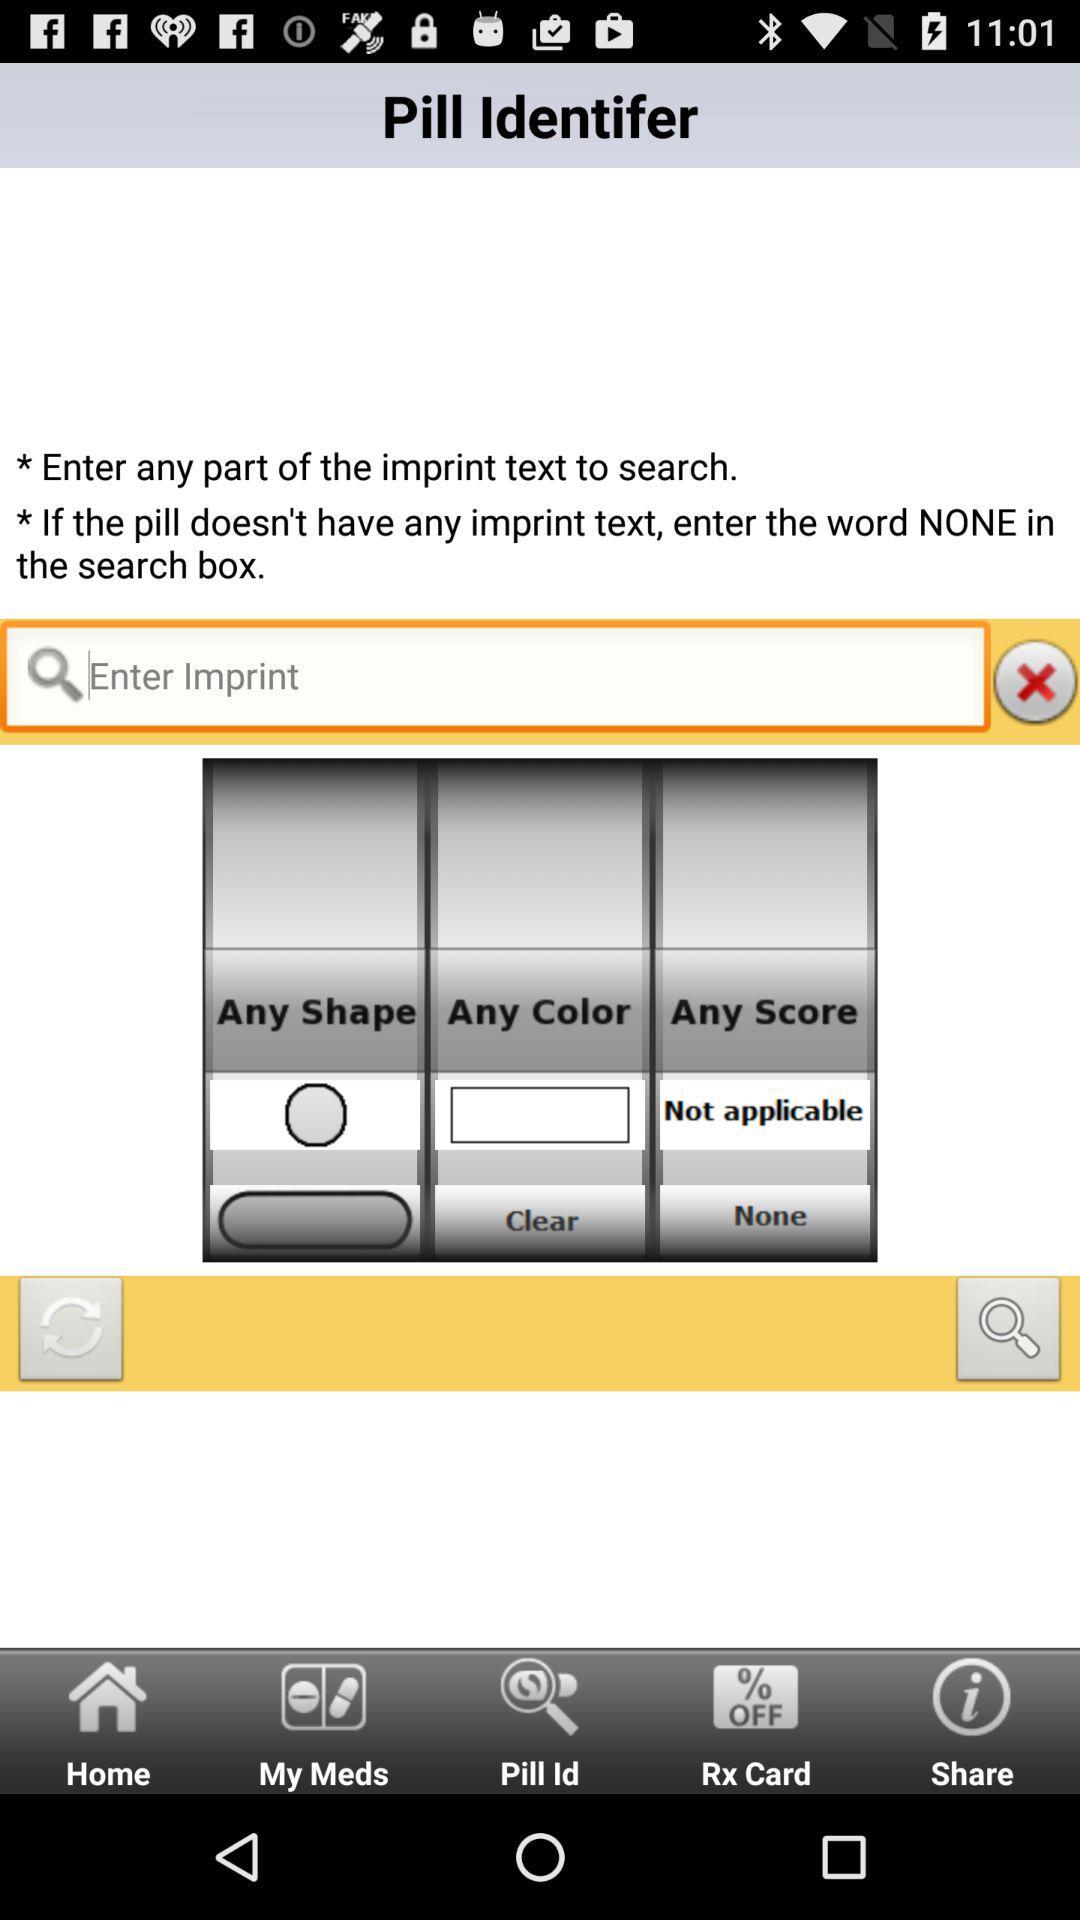 The height and width of the screenshot is (1920, 1080). I want to click on the close icon, so click(1035, 728).